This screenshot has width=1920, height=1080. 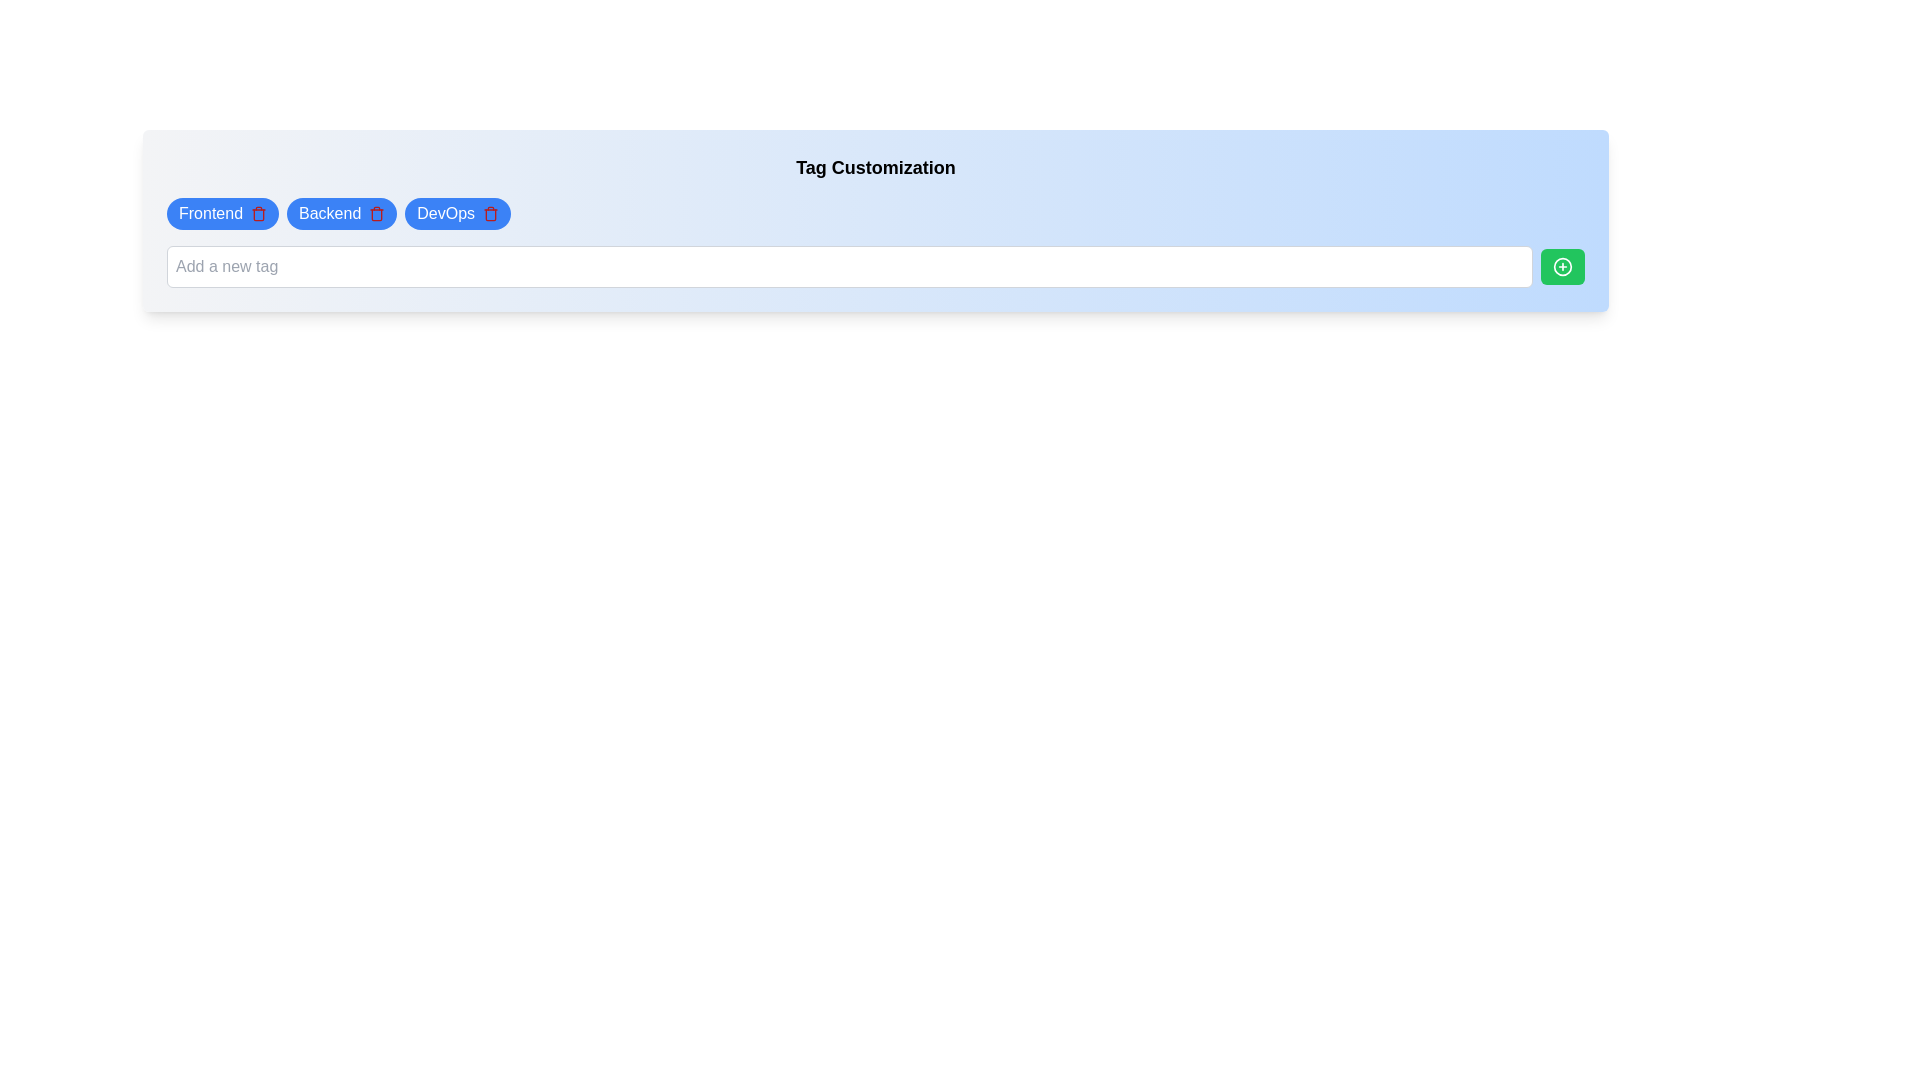 I want to click on the interactive trash can icon with red styling, positioned to the right of the 'Backend' label, so click(x=377, y=213).